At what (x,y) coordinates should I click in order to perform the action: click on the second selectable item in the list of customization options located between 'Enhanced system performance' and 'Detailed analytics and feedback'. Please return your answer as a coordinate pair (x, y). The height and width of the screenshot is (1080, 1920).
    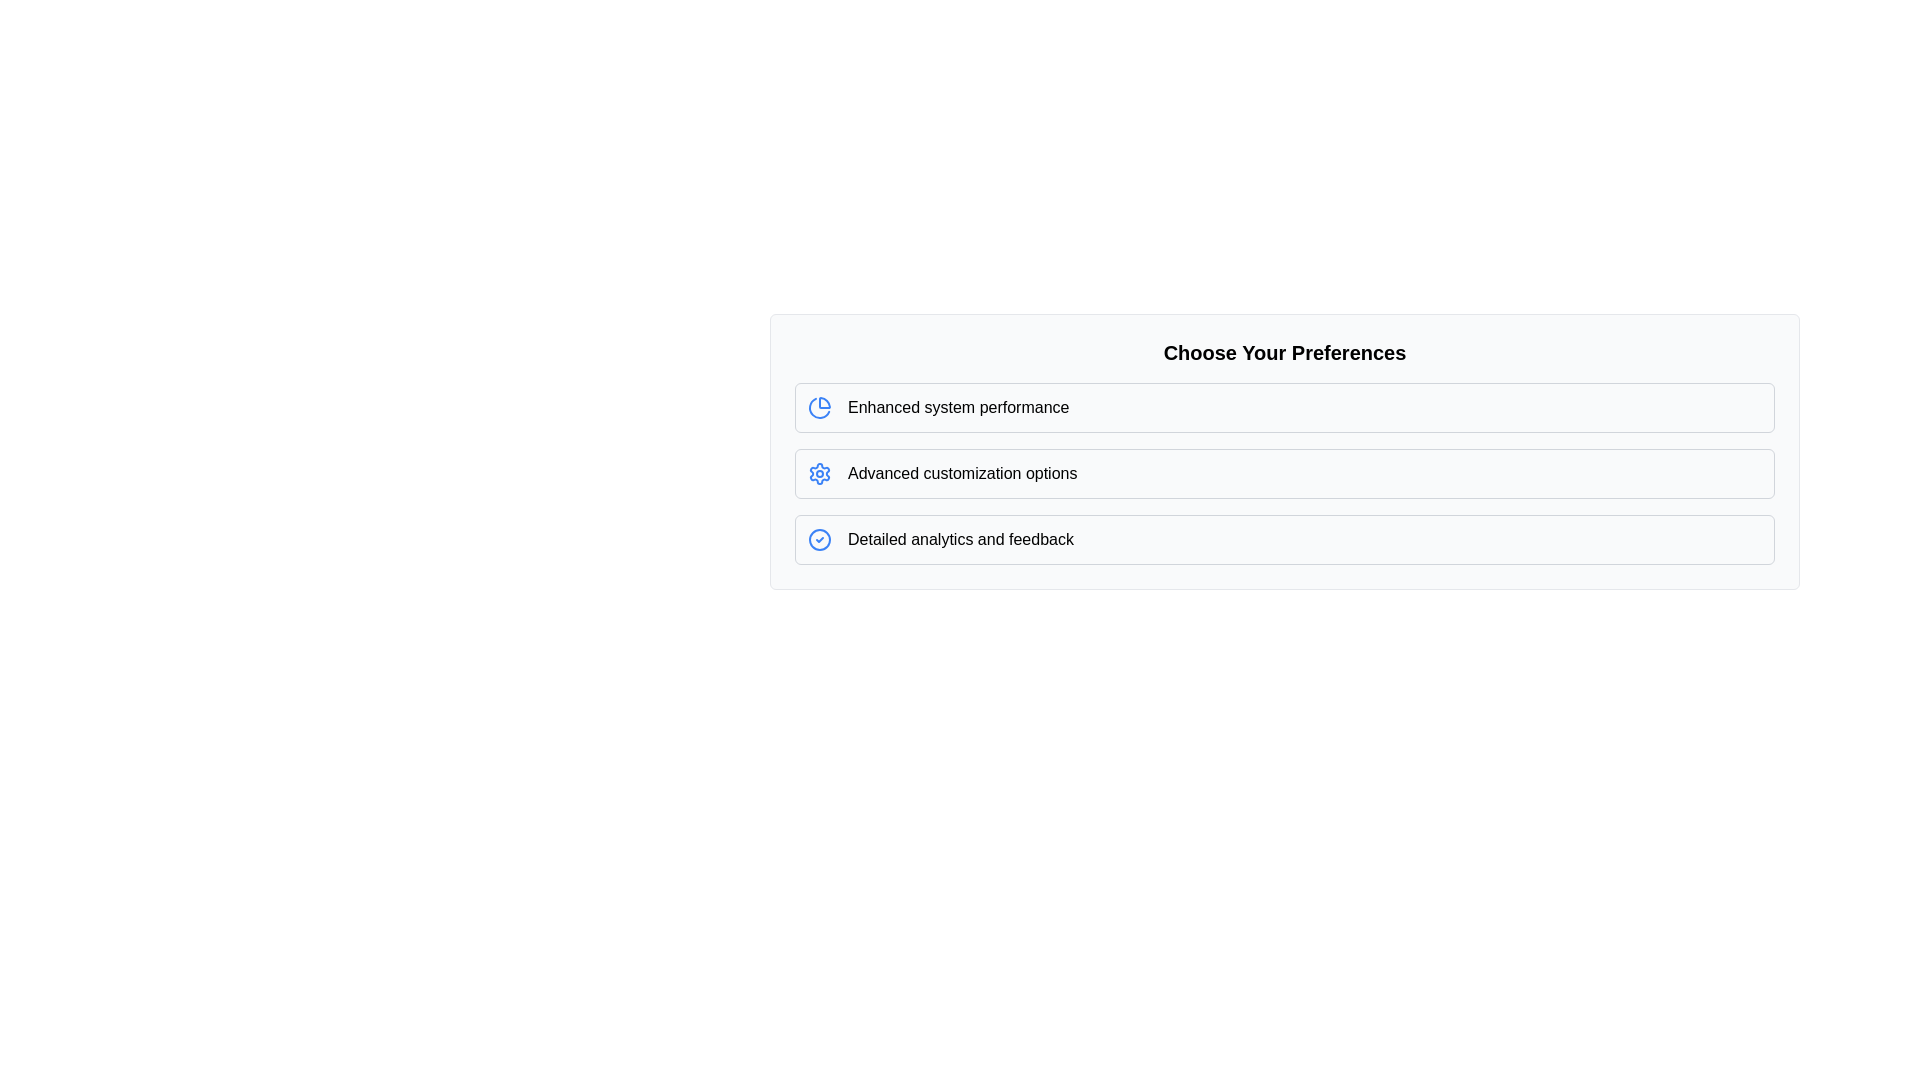
    Looking at the image, I should click on (1285, 474).